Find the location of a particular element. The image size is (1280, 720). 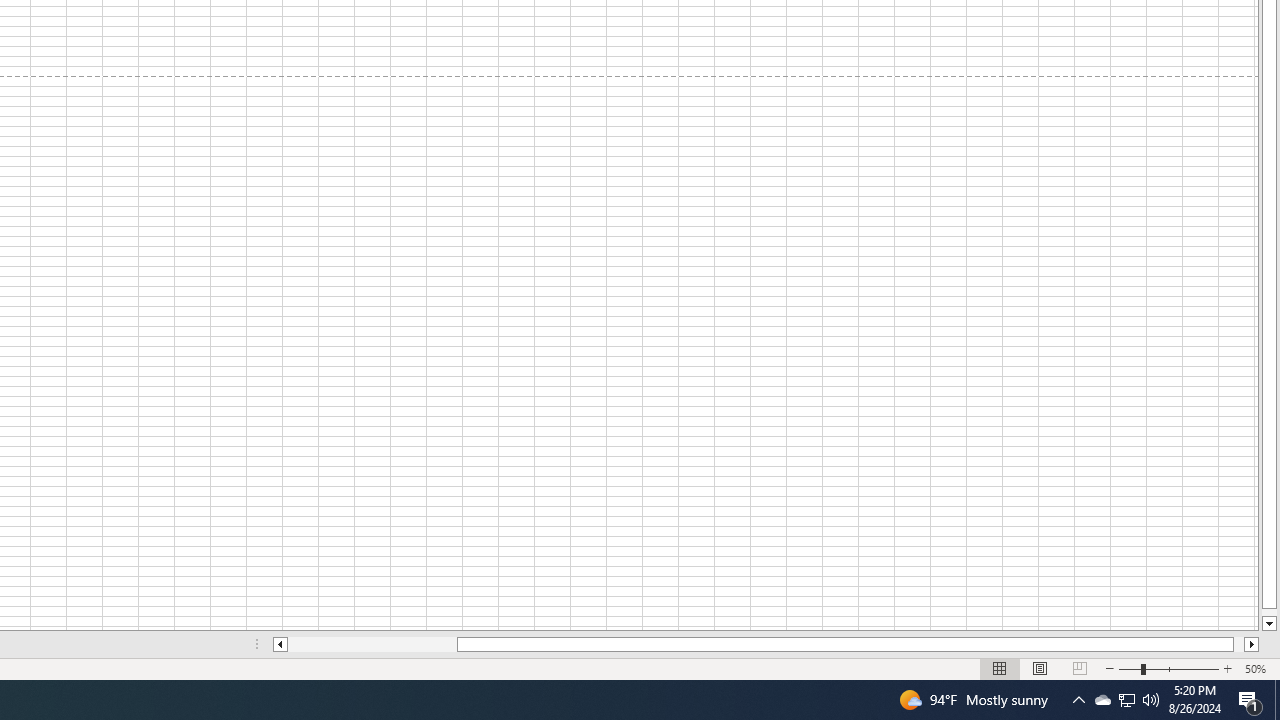

'Zoom In' is located at coordinates (1226, 669).